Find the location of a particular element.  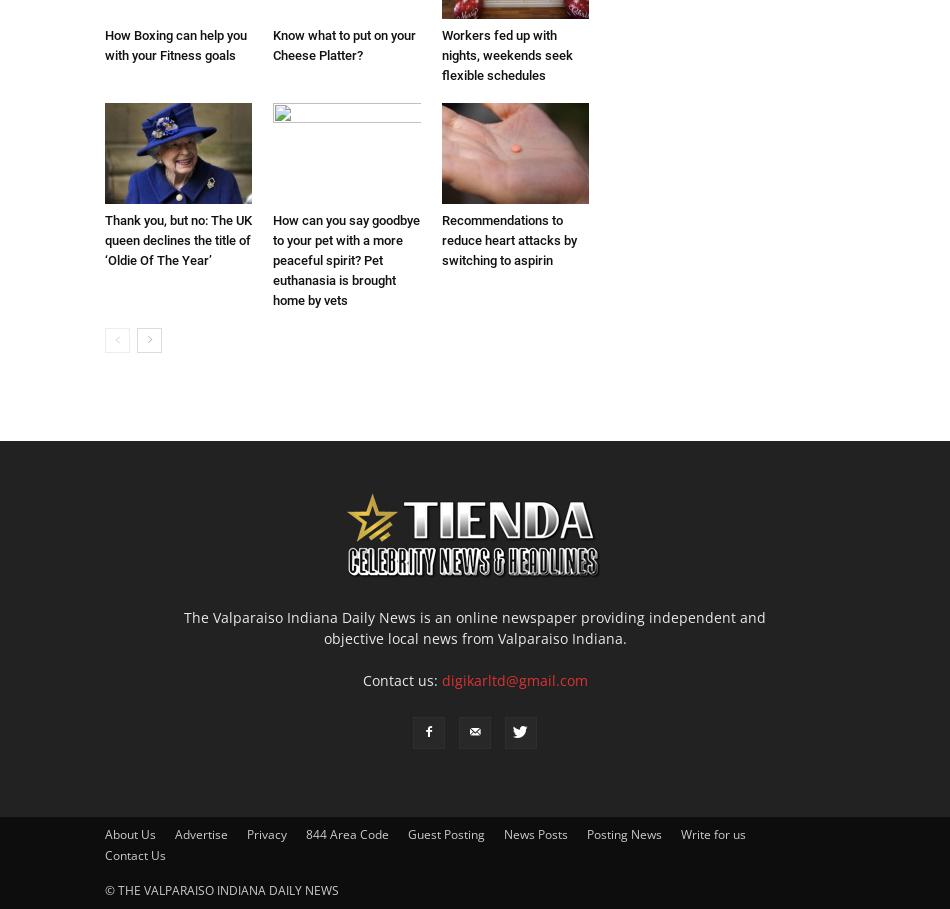

'How can you say goodbye to your pet with a more peaceful spirit? Pet euthanasia is brought home by vets' is located at coordinates (272, 259).